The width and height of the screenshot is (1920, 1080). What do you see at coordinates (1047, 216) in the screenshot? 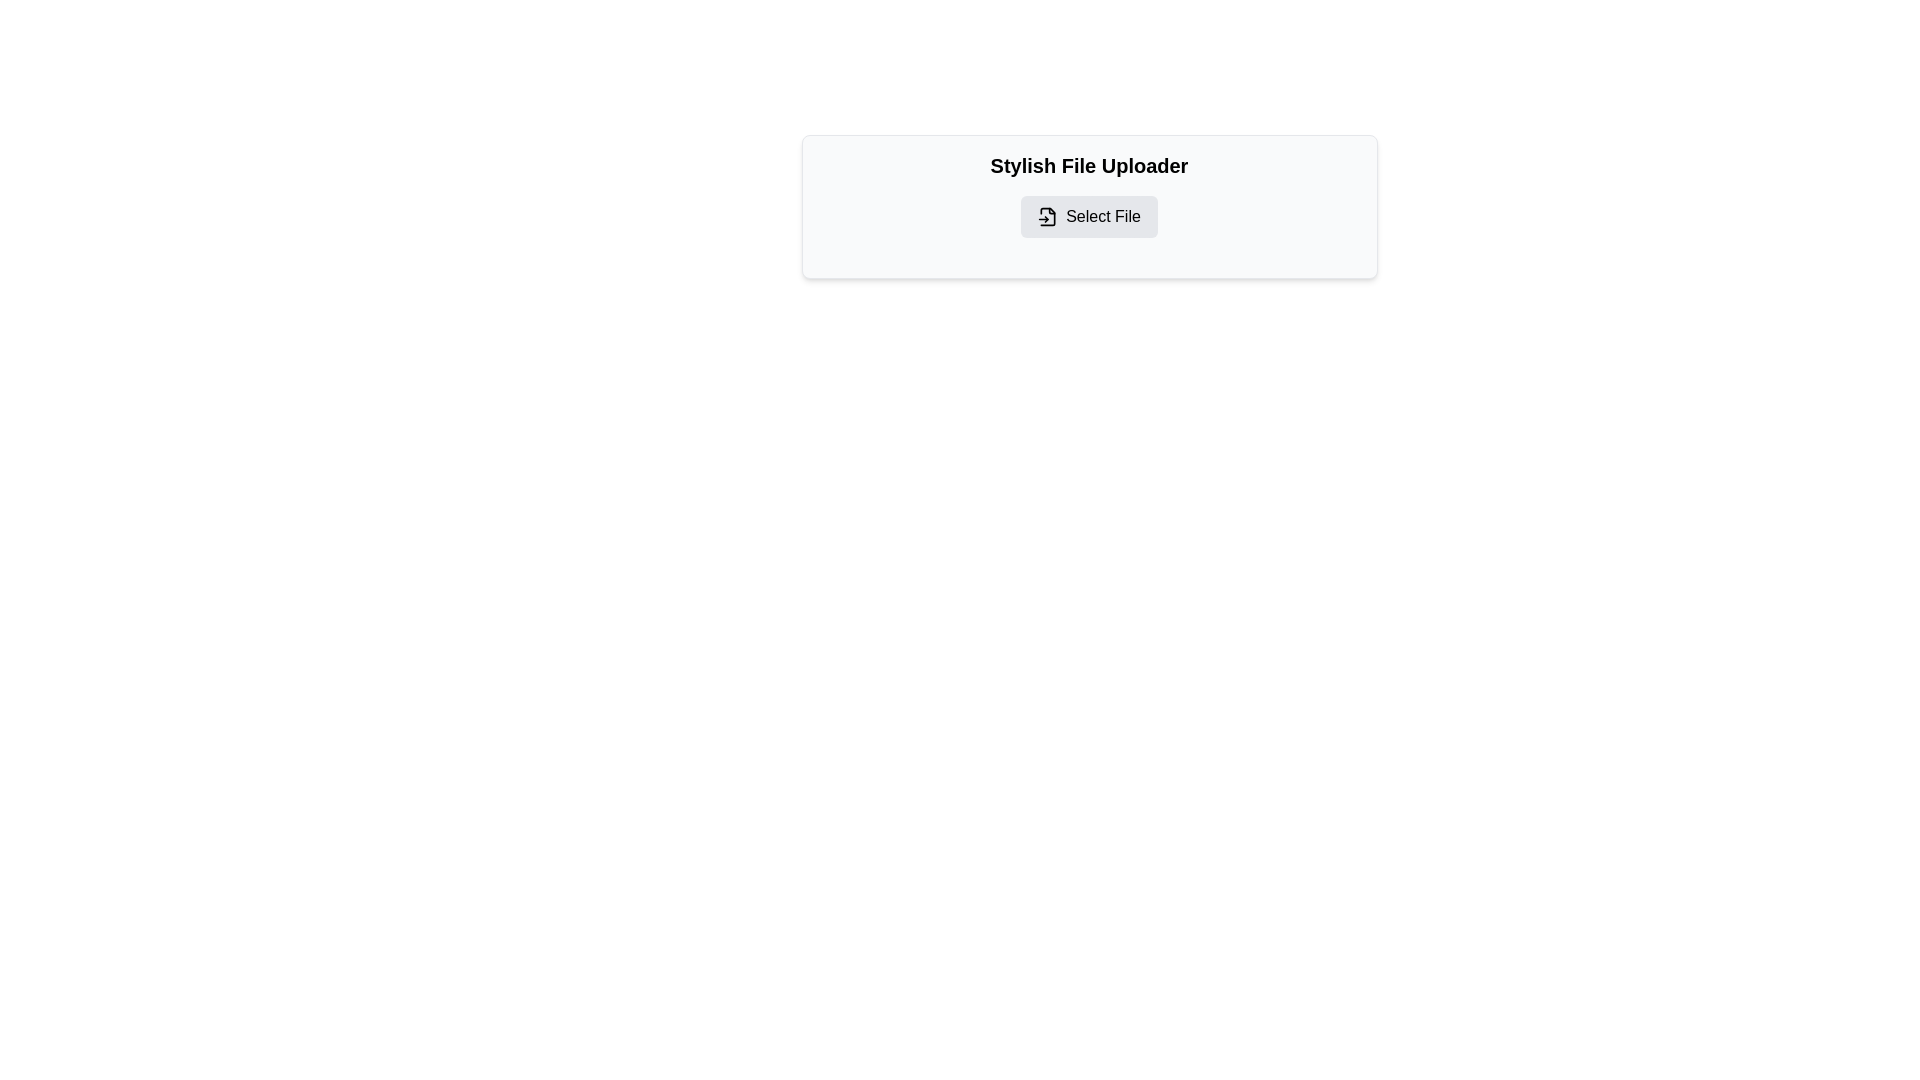
I see `the small file icon with a right-pointing arrow, which is located to the left of the 'Select File' text within a gray rectangular button with a dashed border` at bounding box center [1047, 216].